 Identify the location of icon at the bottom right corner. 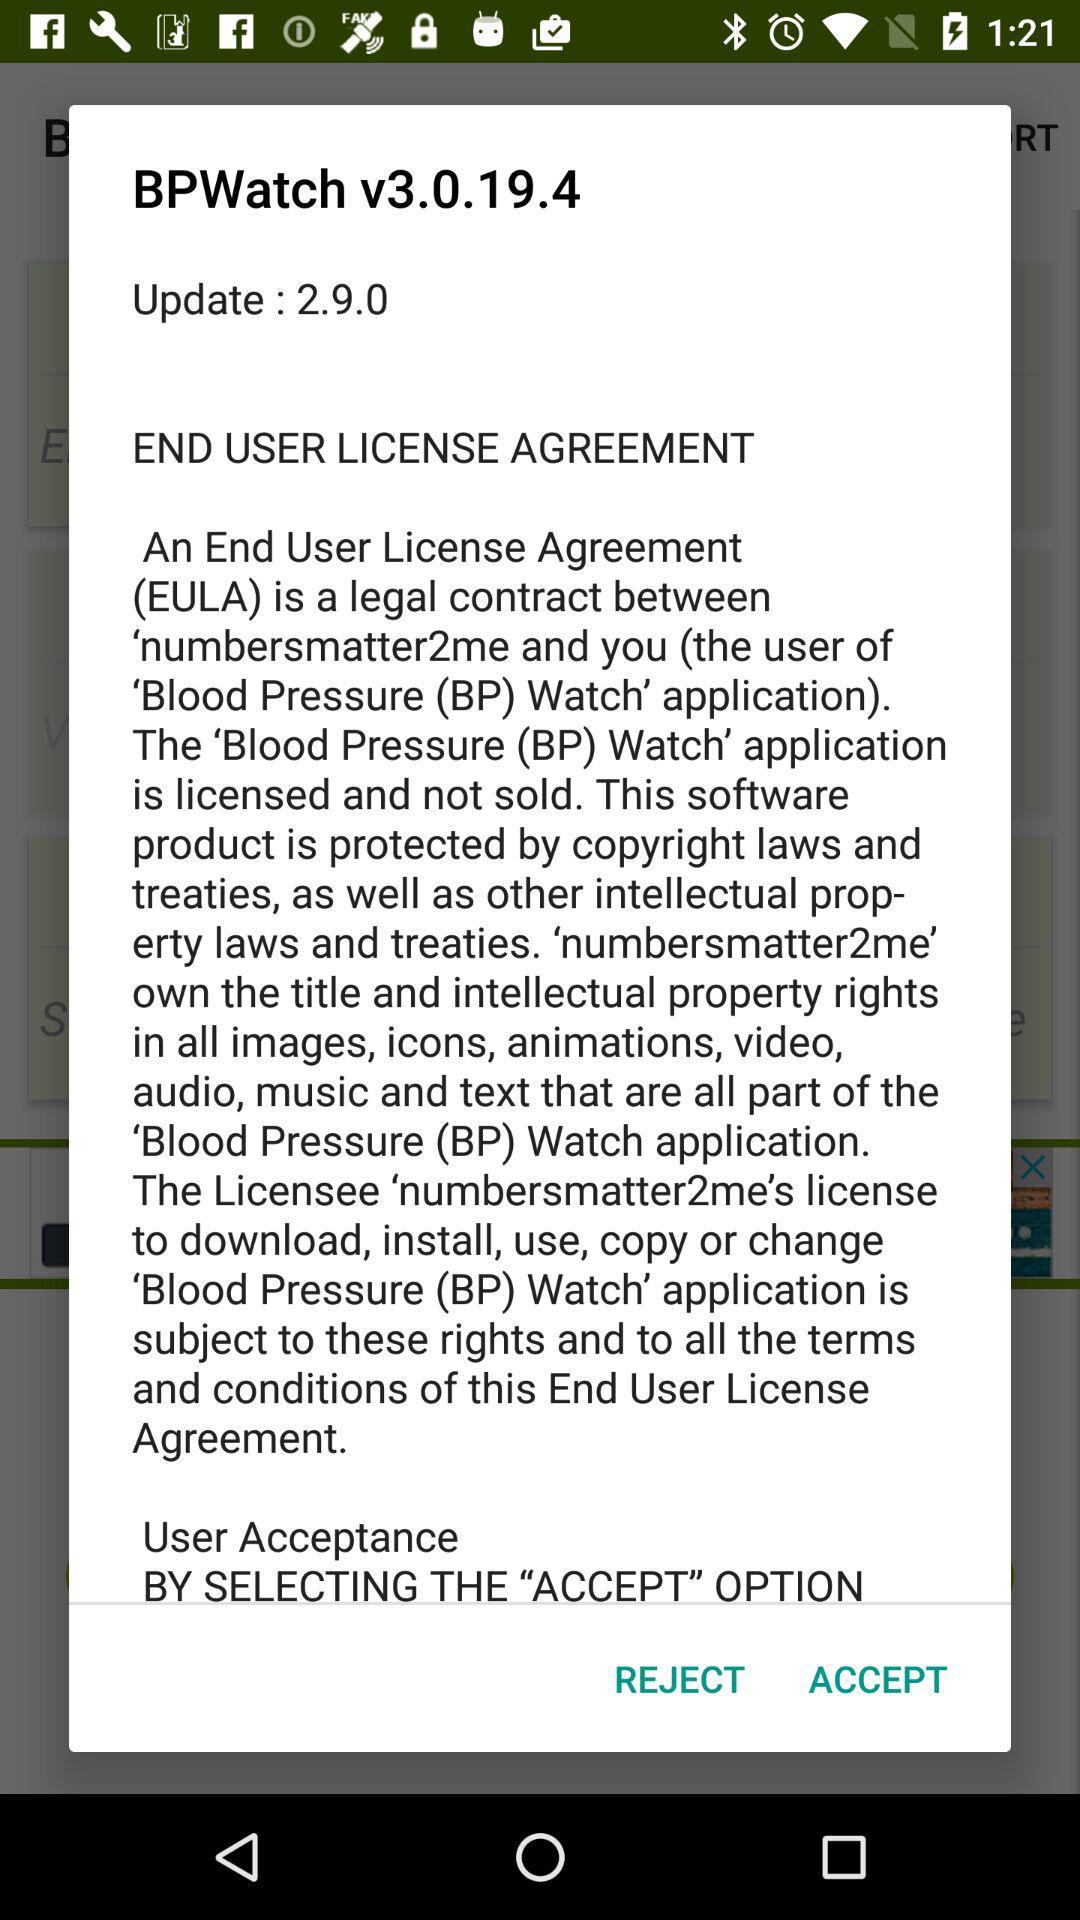
(877, 1678).